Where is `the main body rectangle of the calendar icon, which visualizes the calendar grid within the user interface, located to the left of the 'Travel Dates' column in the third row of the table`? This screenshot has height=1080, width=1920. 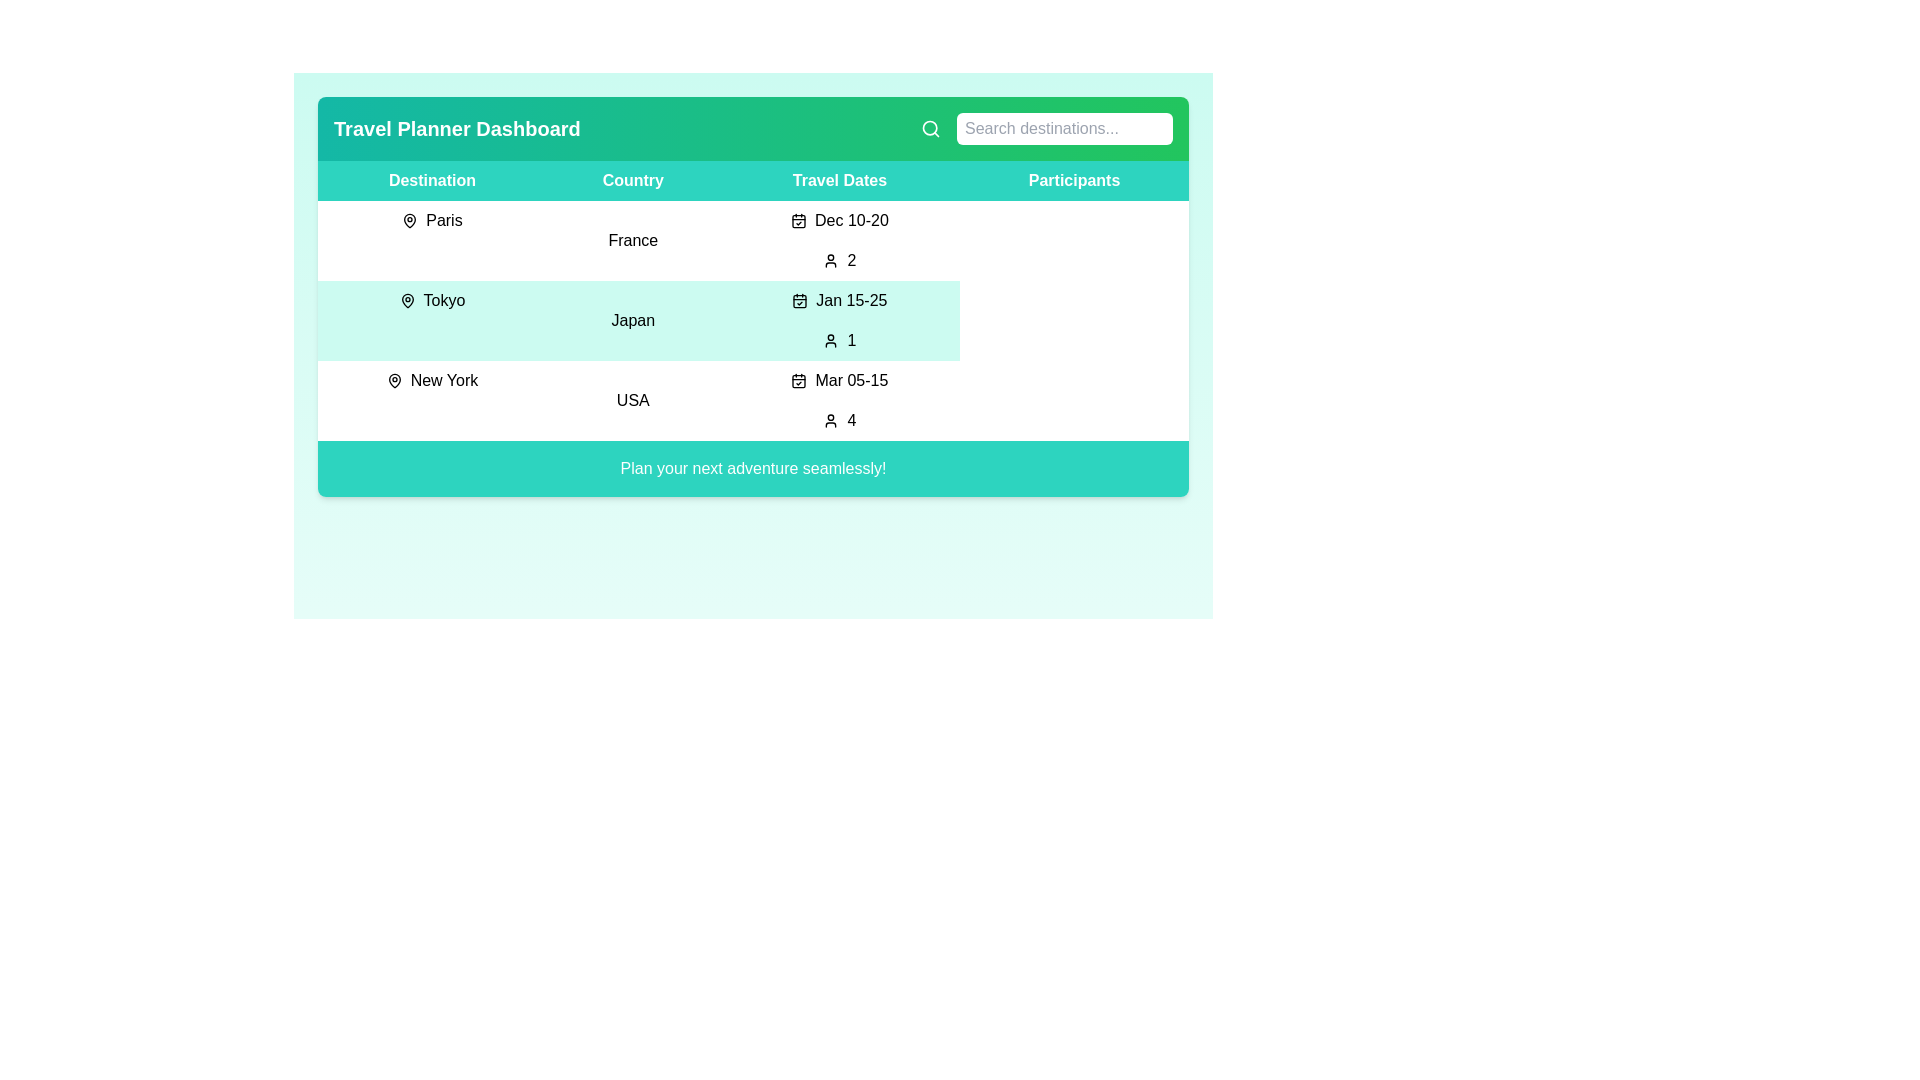 the main body rectangle of the calendar icon, which visualizes the calendar grid within the user interface, located to the left of the 'Travel Dates' column in the third row of the table is located at coordinates (798, 381).